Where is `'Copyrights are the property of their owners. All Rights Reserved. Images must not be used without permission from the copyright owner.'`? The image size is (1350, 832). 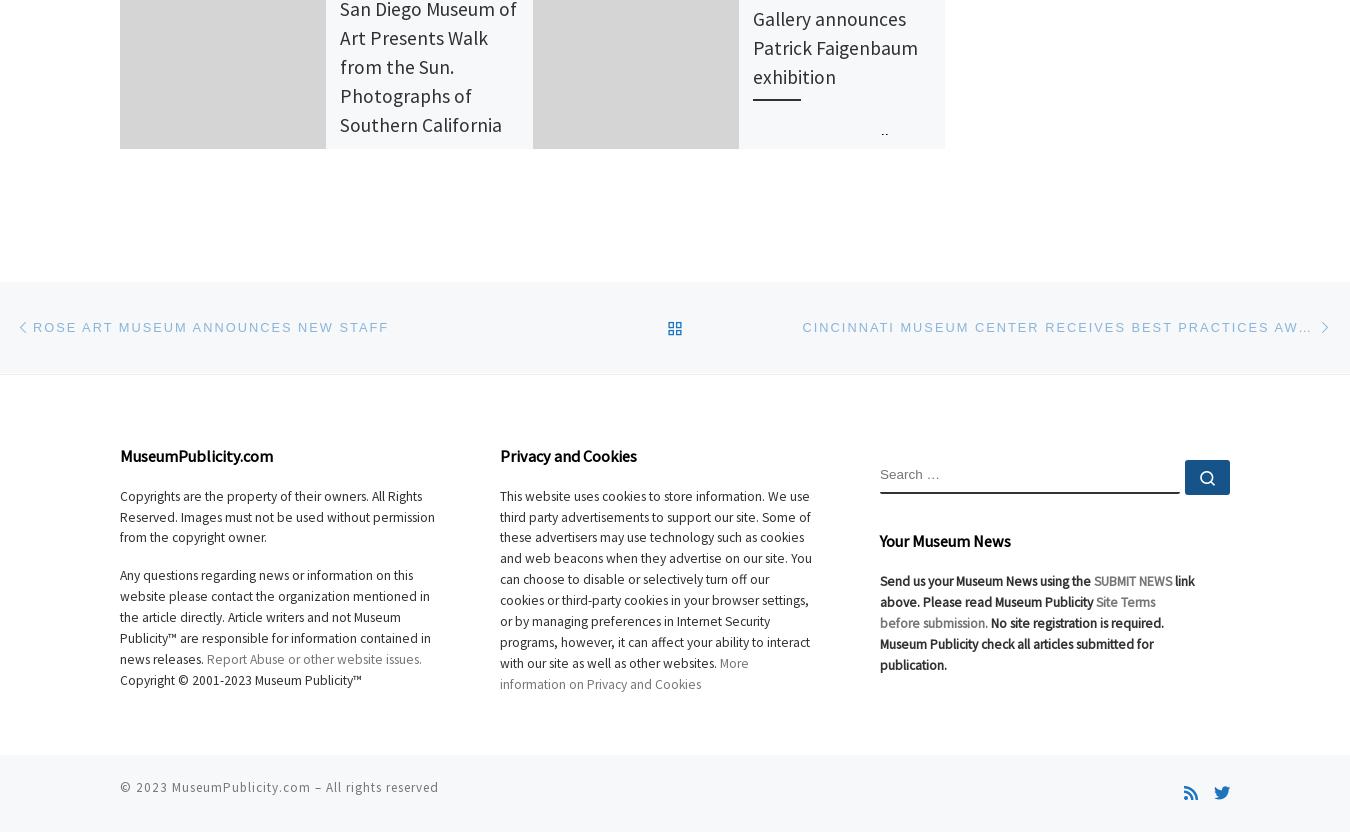 'Copyrights are the property of their owners. All Rights Reserved. Images must not be used without permission from the copyright owner.' is located at coordinates (120, 515).